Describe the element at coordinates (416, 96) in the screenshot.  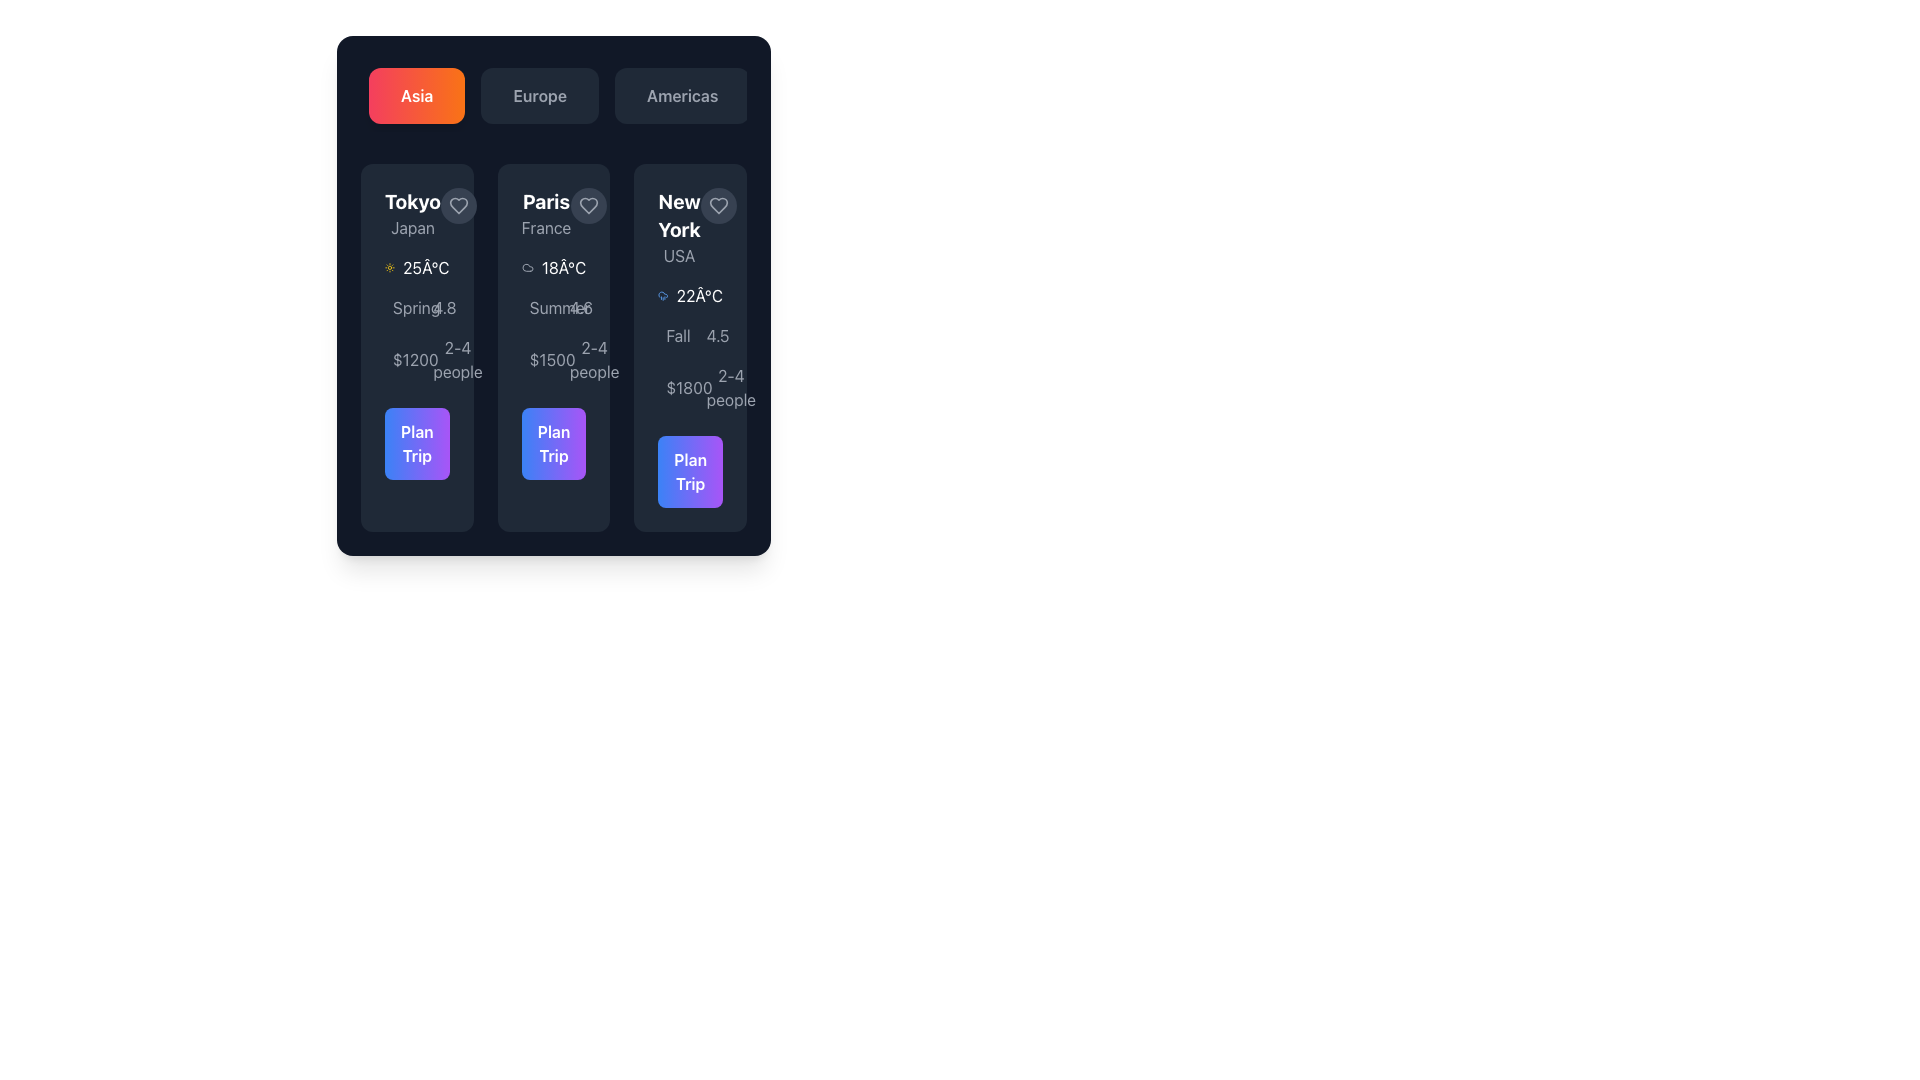
I see `the 'Asia' button, which is a horizontally rectangular button labeled in bold white text with a gradient background transitioning from rose to orange` at that location.